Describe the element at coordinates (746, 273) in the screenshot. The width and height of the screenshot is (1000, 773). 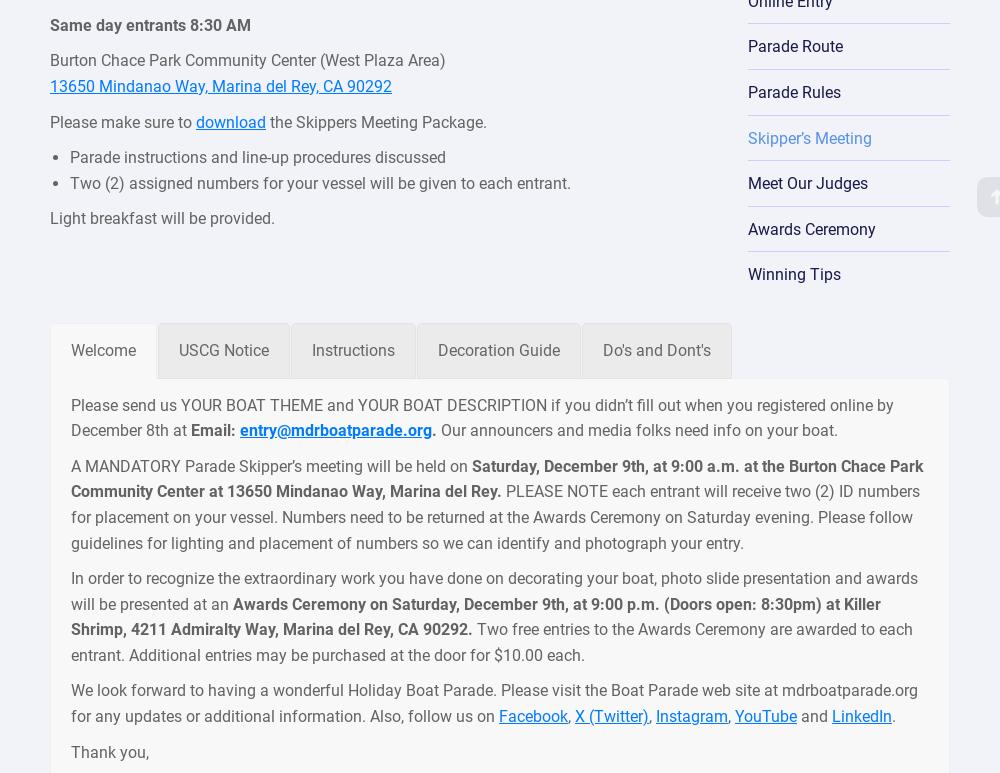
I see `'Winning Tips'` at that location.